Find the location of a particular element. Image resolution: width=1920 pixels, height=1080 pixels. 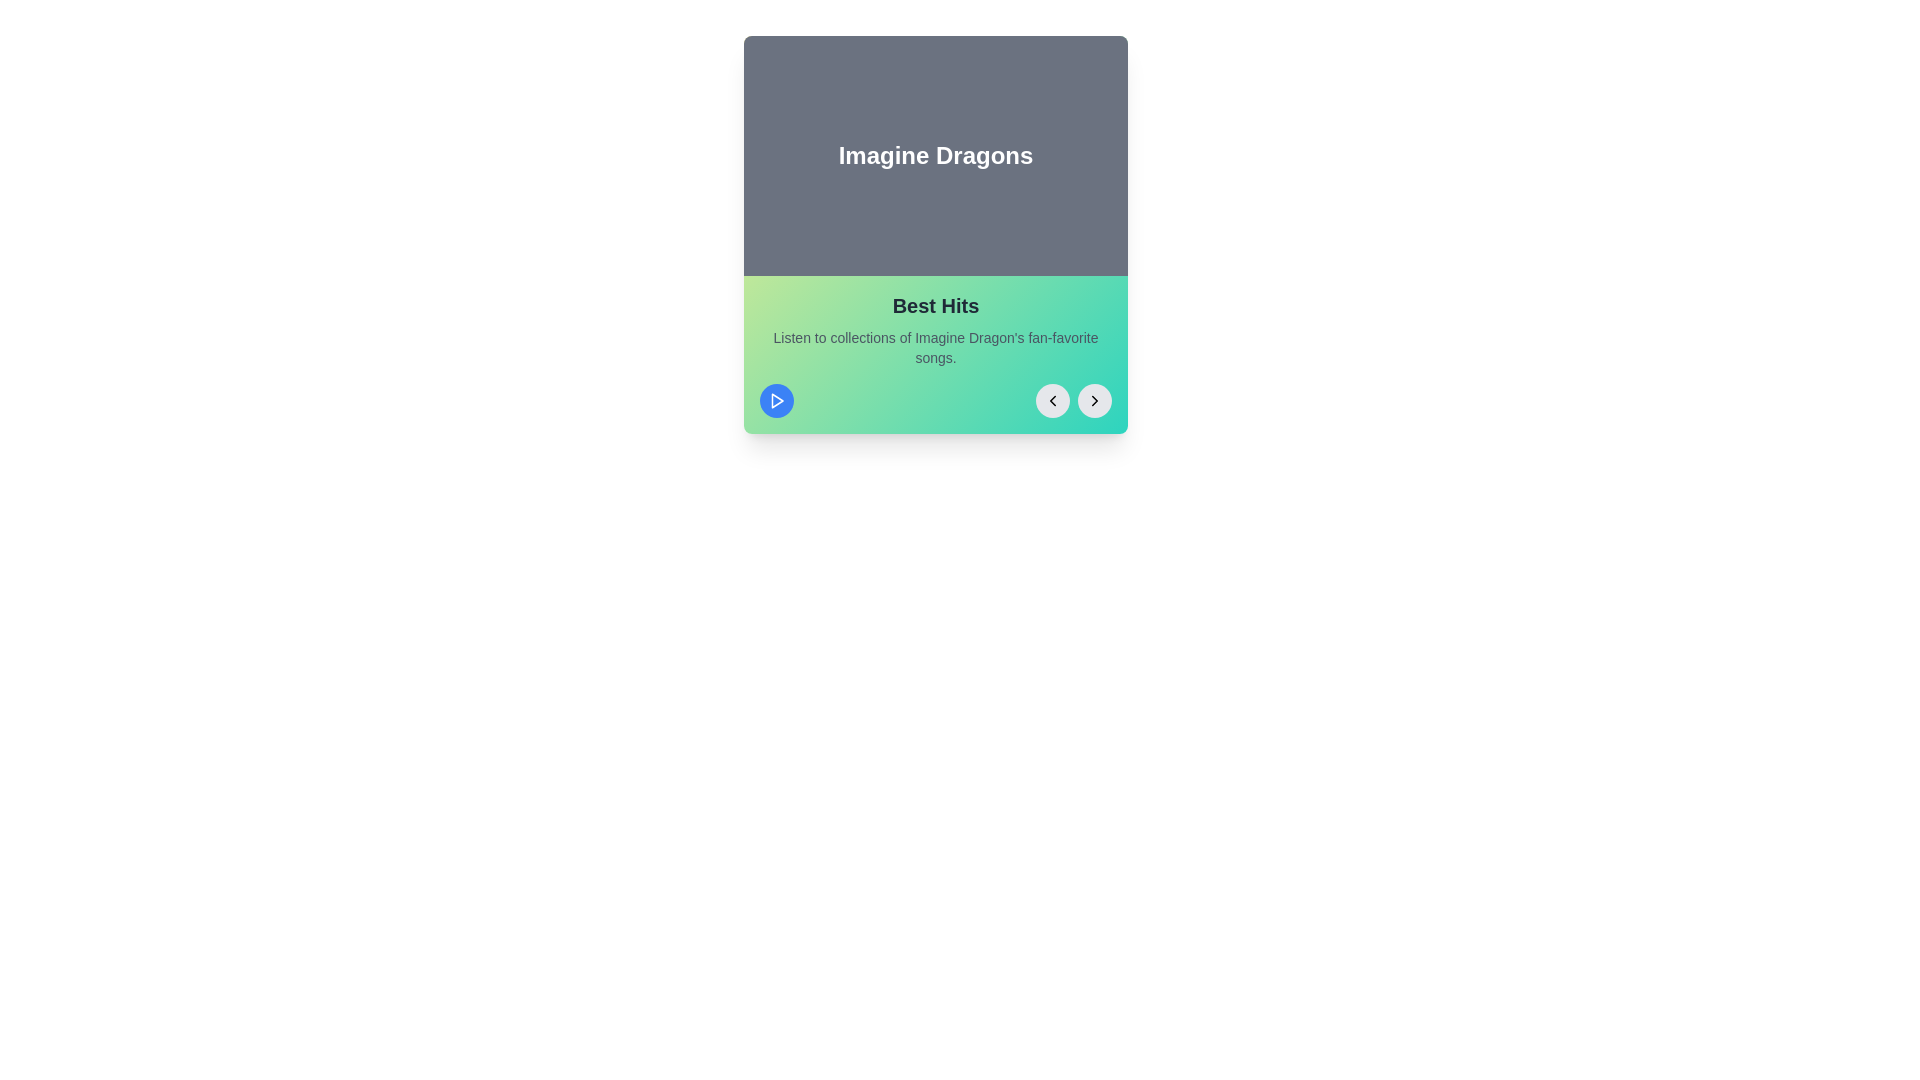

the circular button with a leftward-pointing chevron icon is located at coordinates (1051, 401).